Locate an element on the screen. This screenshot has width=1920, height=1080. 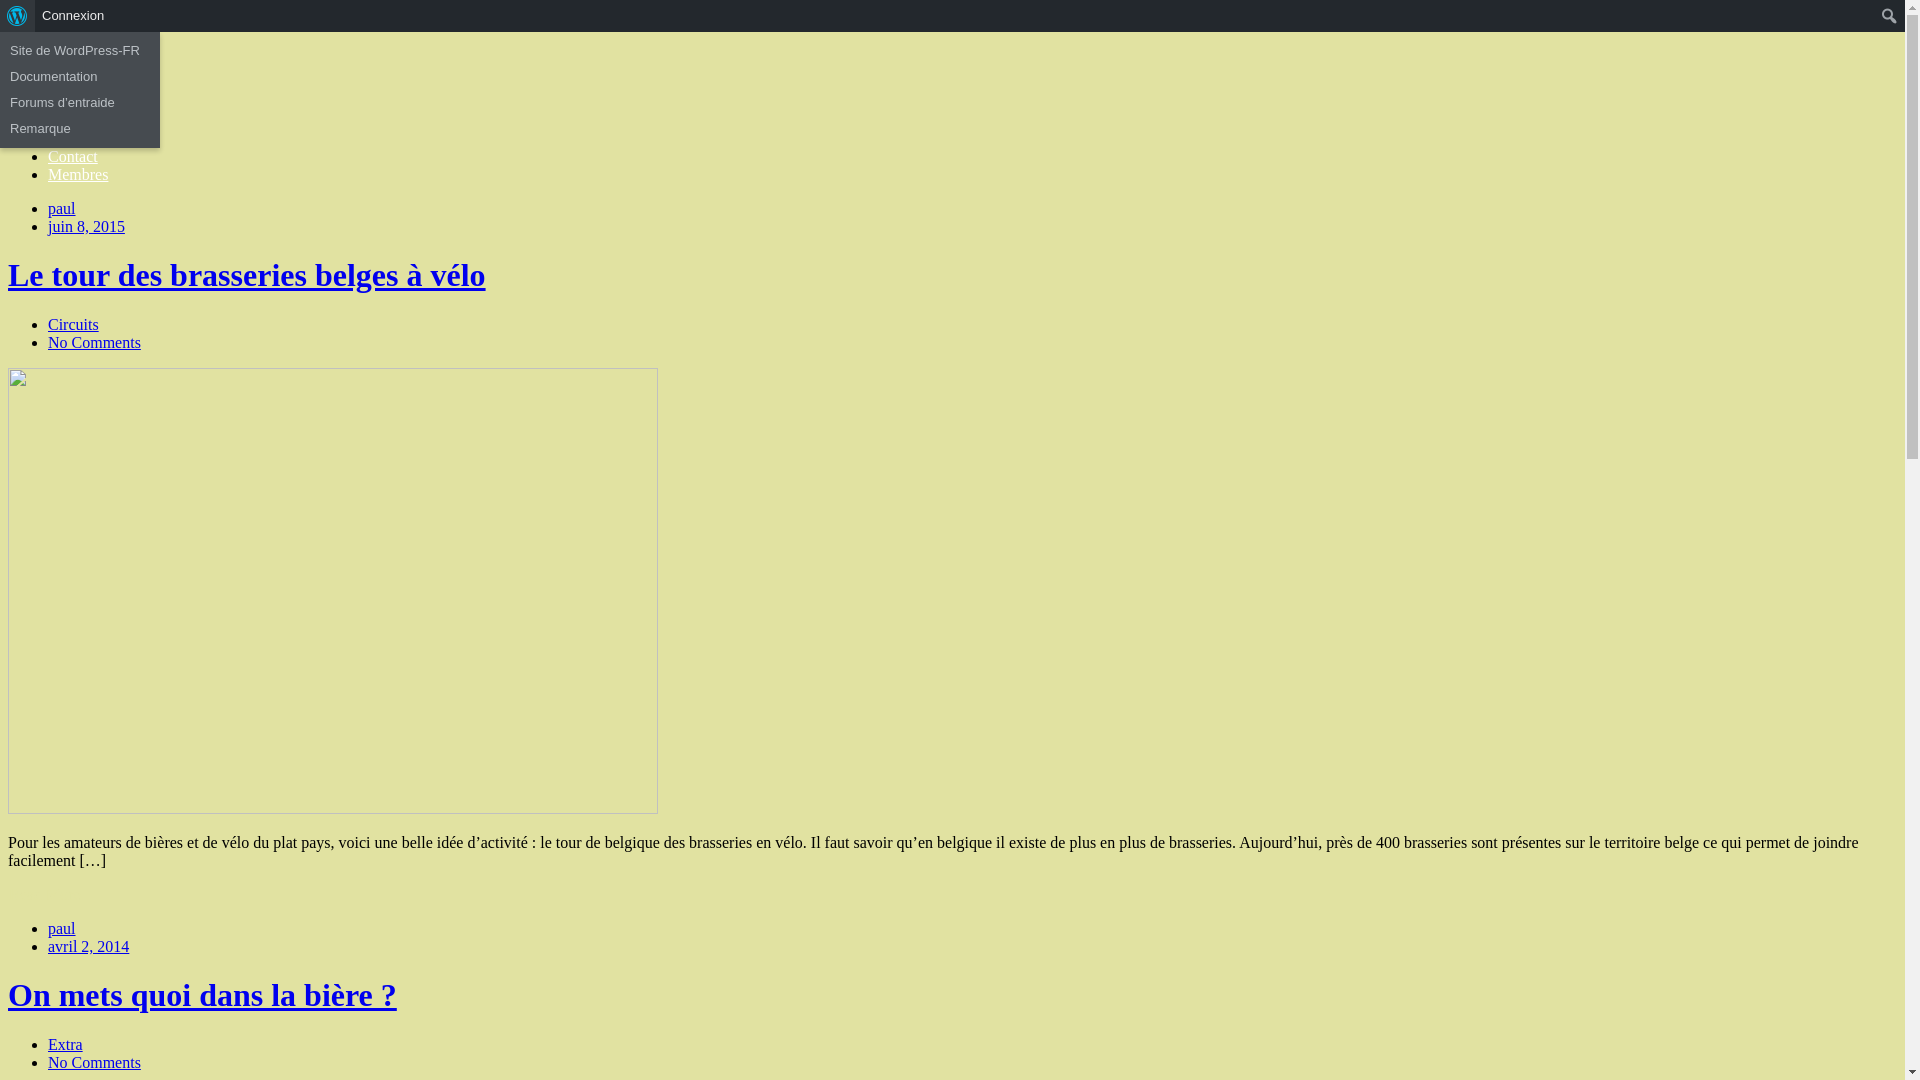
'Extra' is located at coordinates (65, 1043).